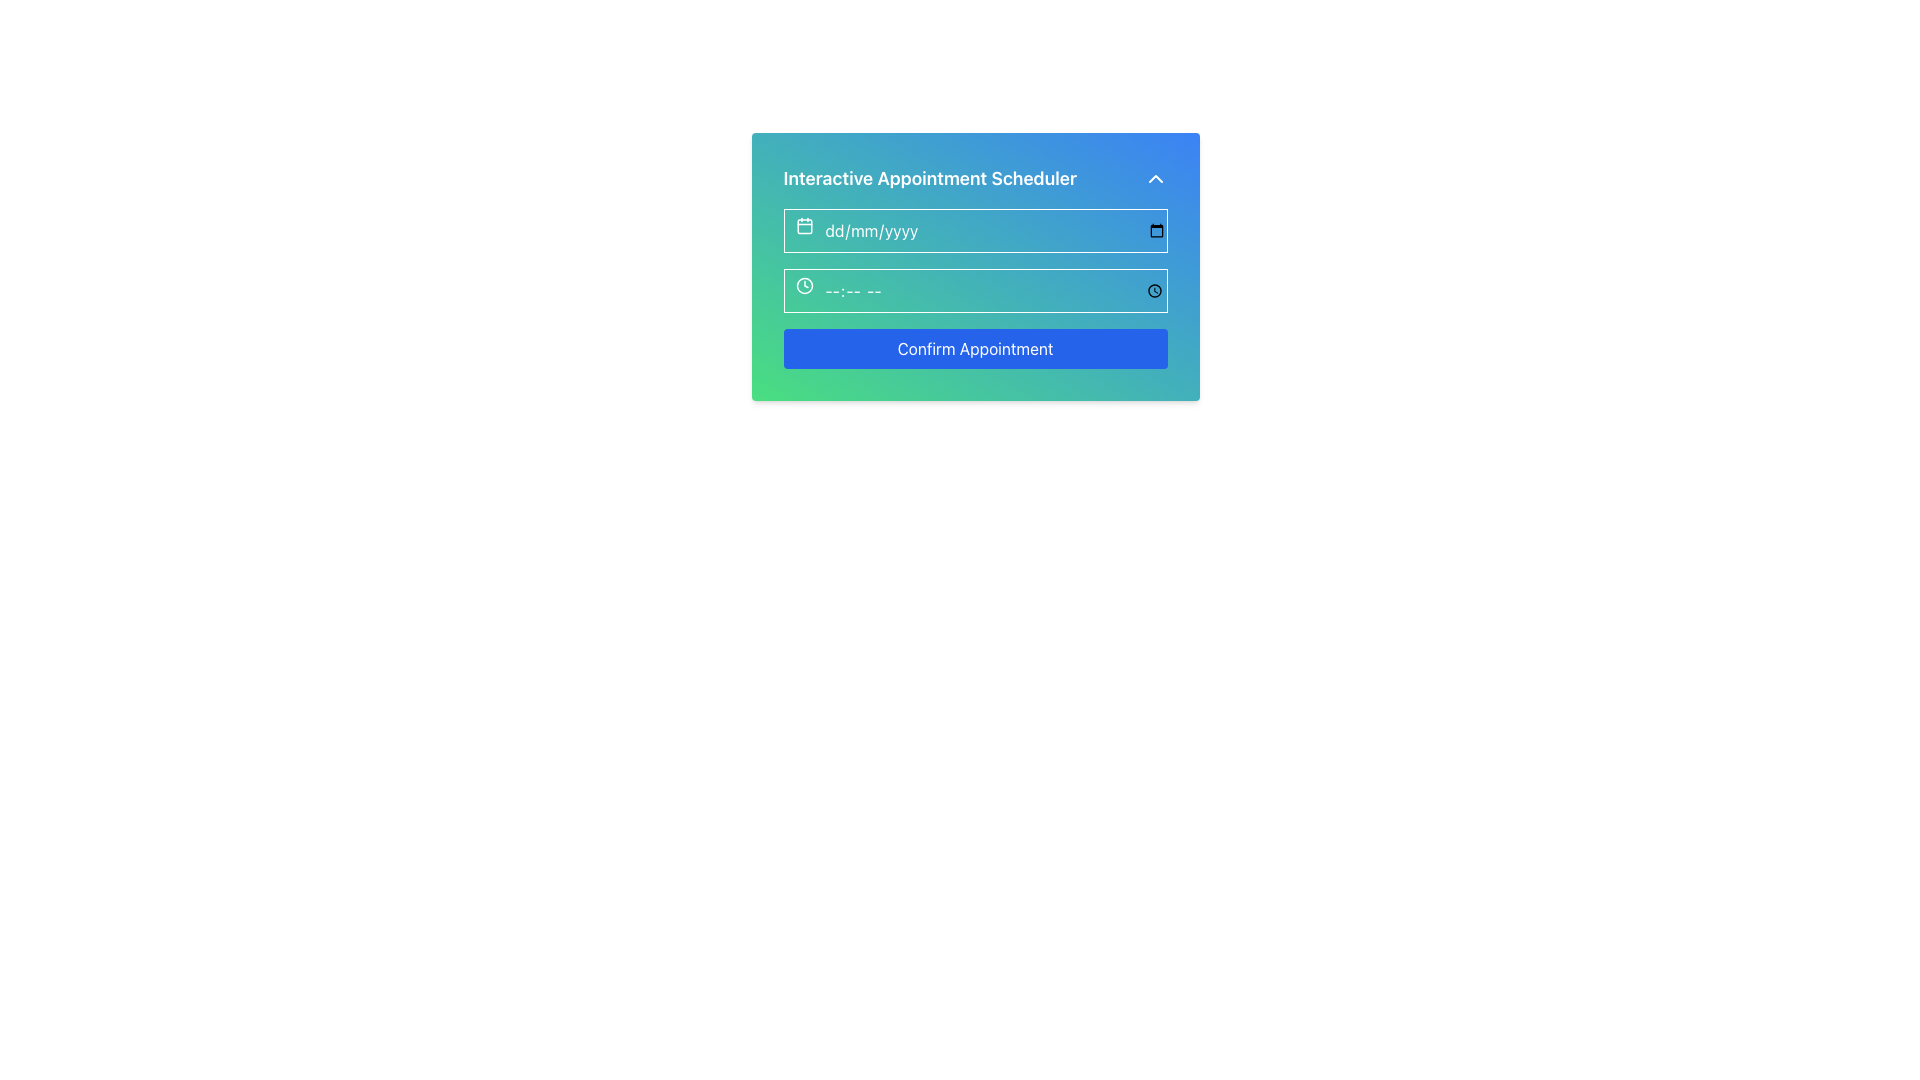  Describe the element at coordinates (975, 290) in the screenshot. I see `into the time input field located in the Interactive Appointment Scheduler` at that location.